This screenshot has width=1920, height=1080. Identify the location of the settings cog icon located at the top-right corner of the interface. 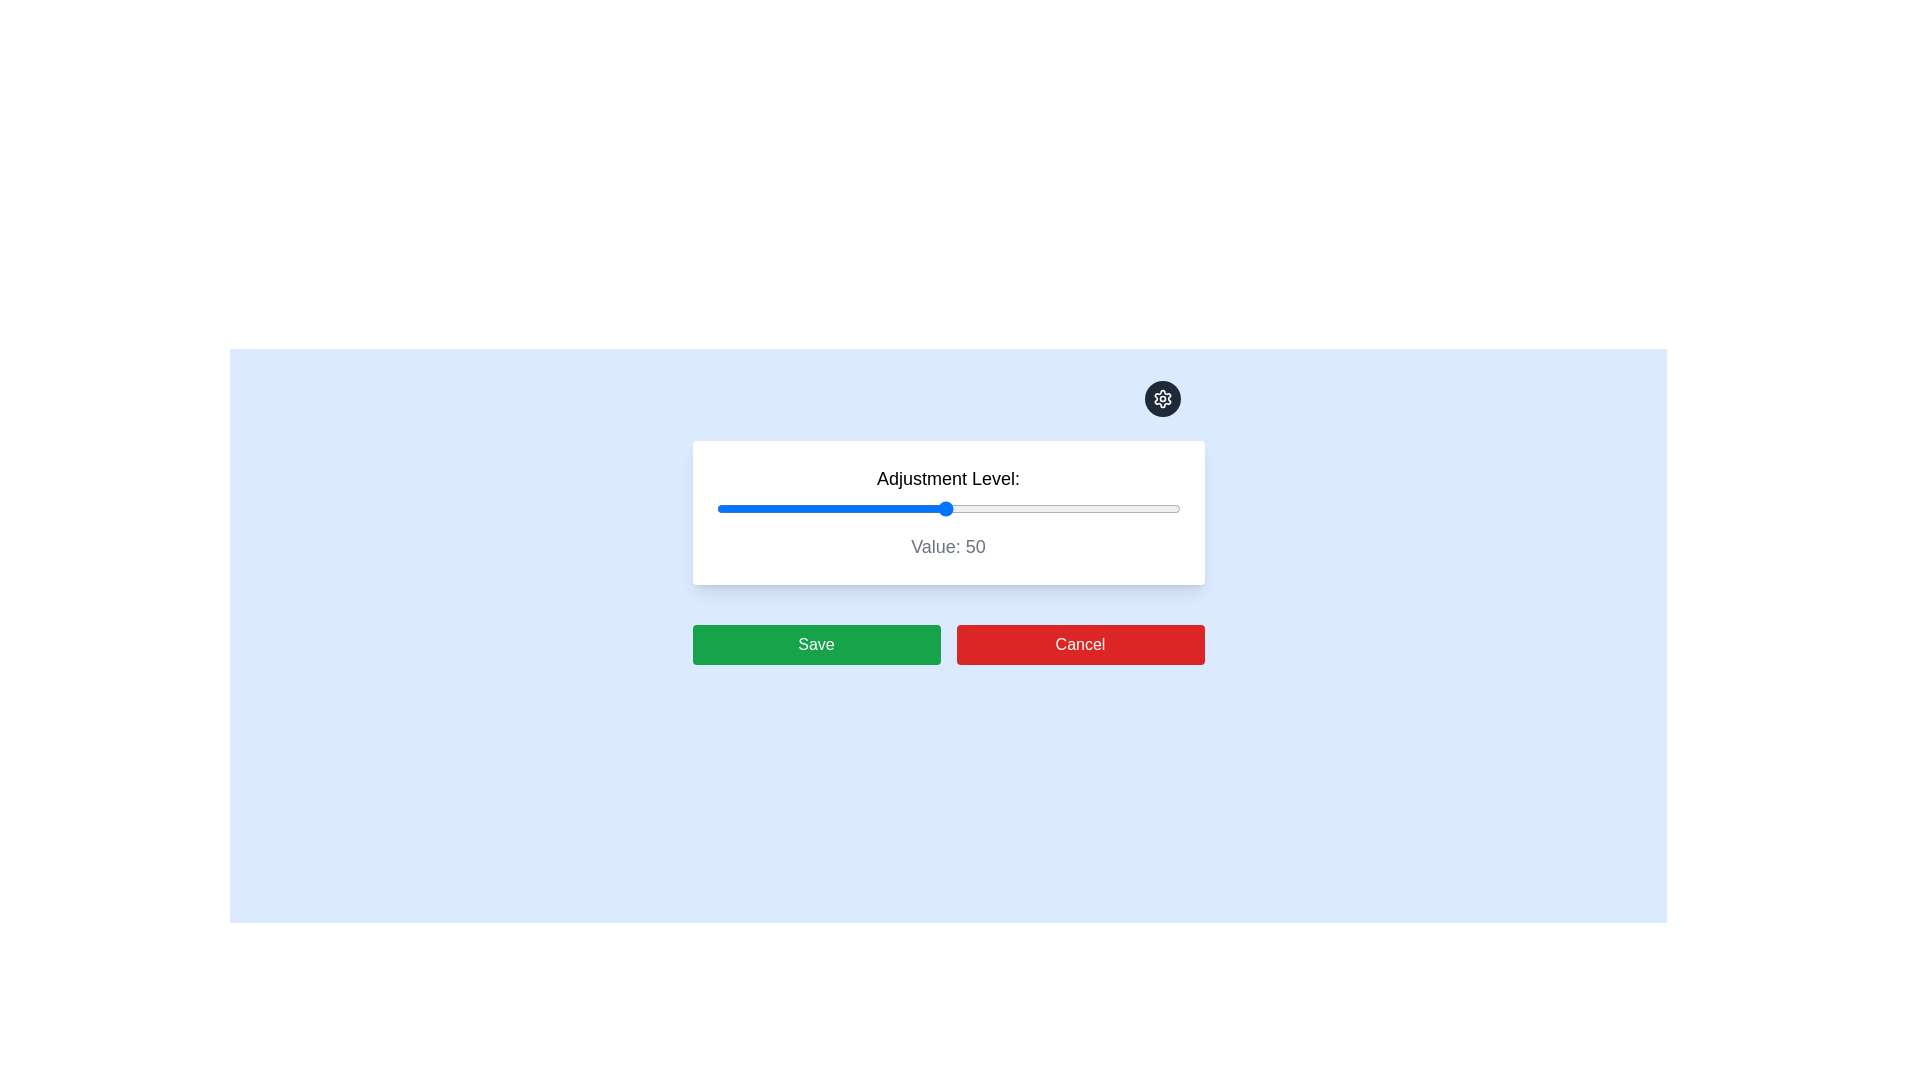
(1162, 398).